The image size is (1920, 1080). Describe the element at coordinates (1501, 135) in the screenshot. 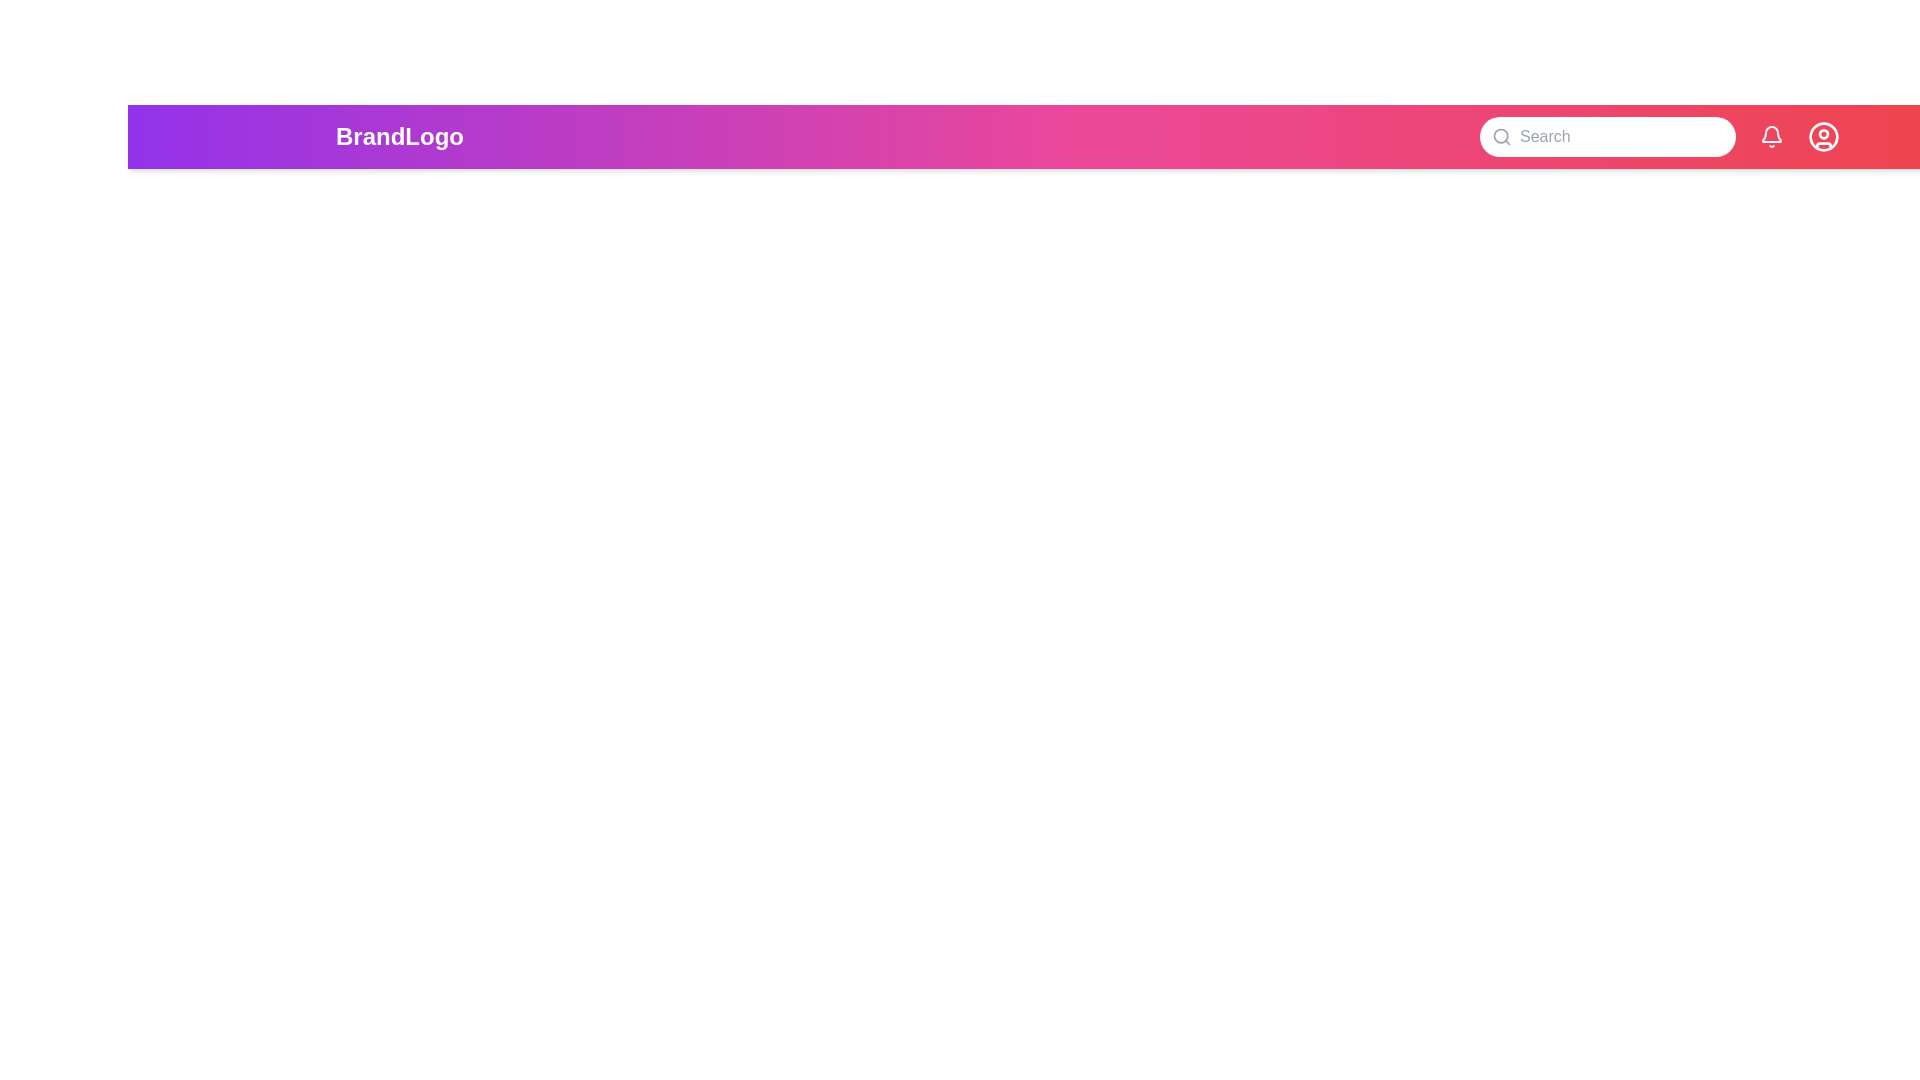

I see `the decorative SVG circle element that represents the lens of the magnifying glass in the search icon, positioned to the left of the search bar` at that location.